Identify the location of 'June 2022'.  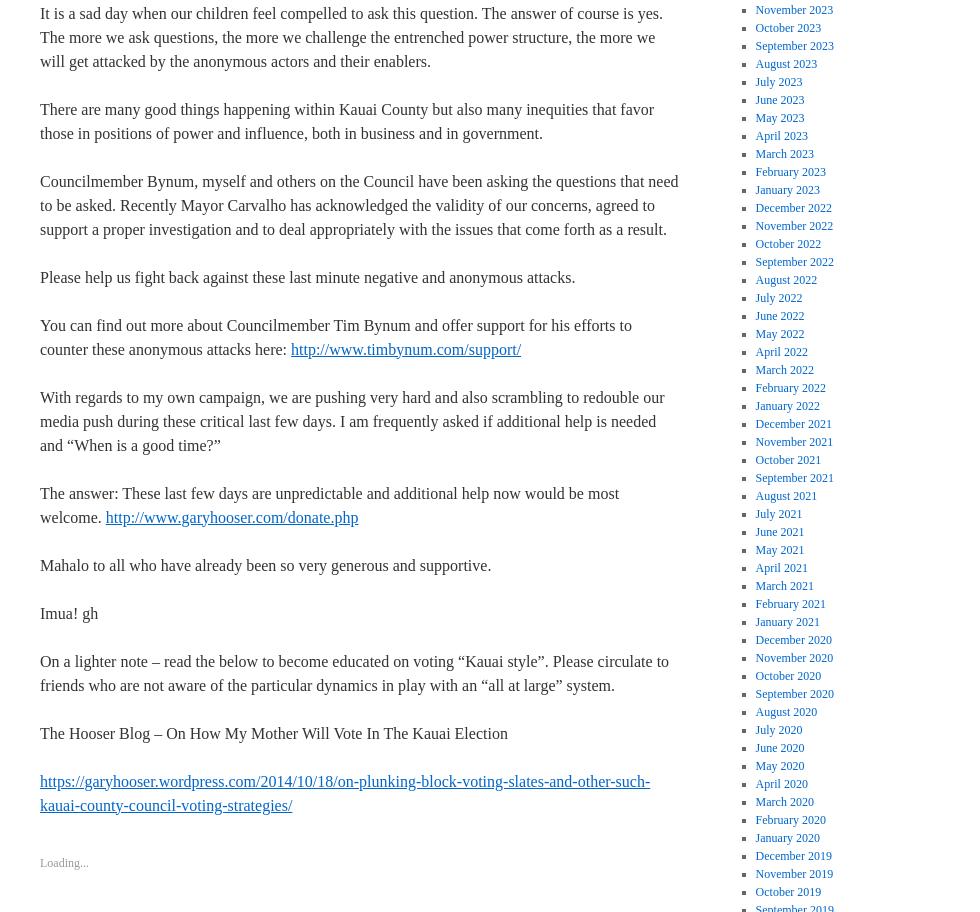
(779, 315).